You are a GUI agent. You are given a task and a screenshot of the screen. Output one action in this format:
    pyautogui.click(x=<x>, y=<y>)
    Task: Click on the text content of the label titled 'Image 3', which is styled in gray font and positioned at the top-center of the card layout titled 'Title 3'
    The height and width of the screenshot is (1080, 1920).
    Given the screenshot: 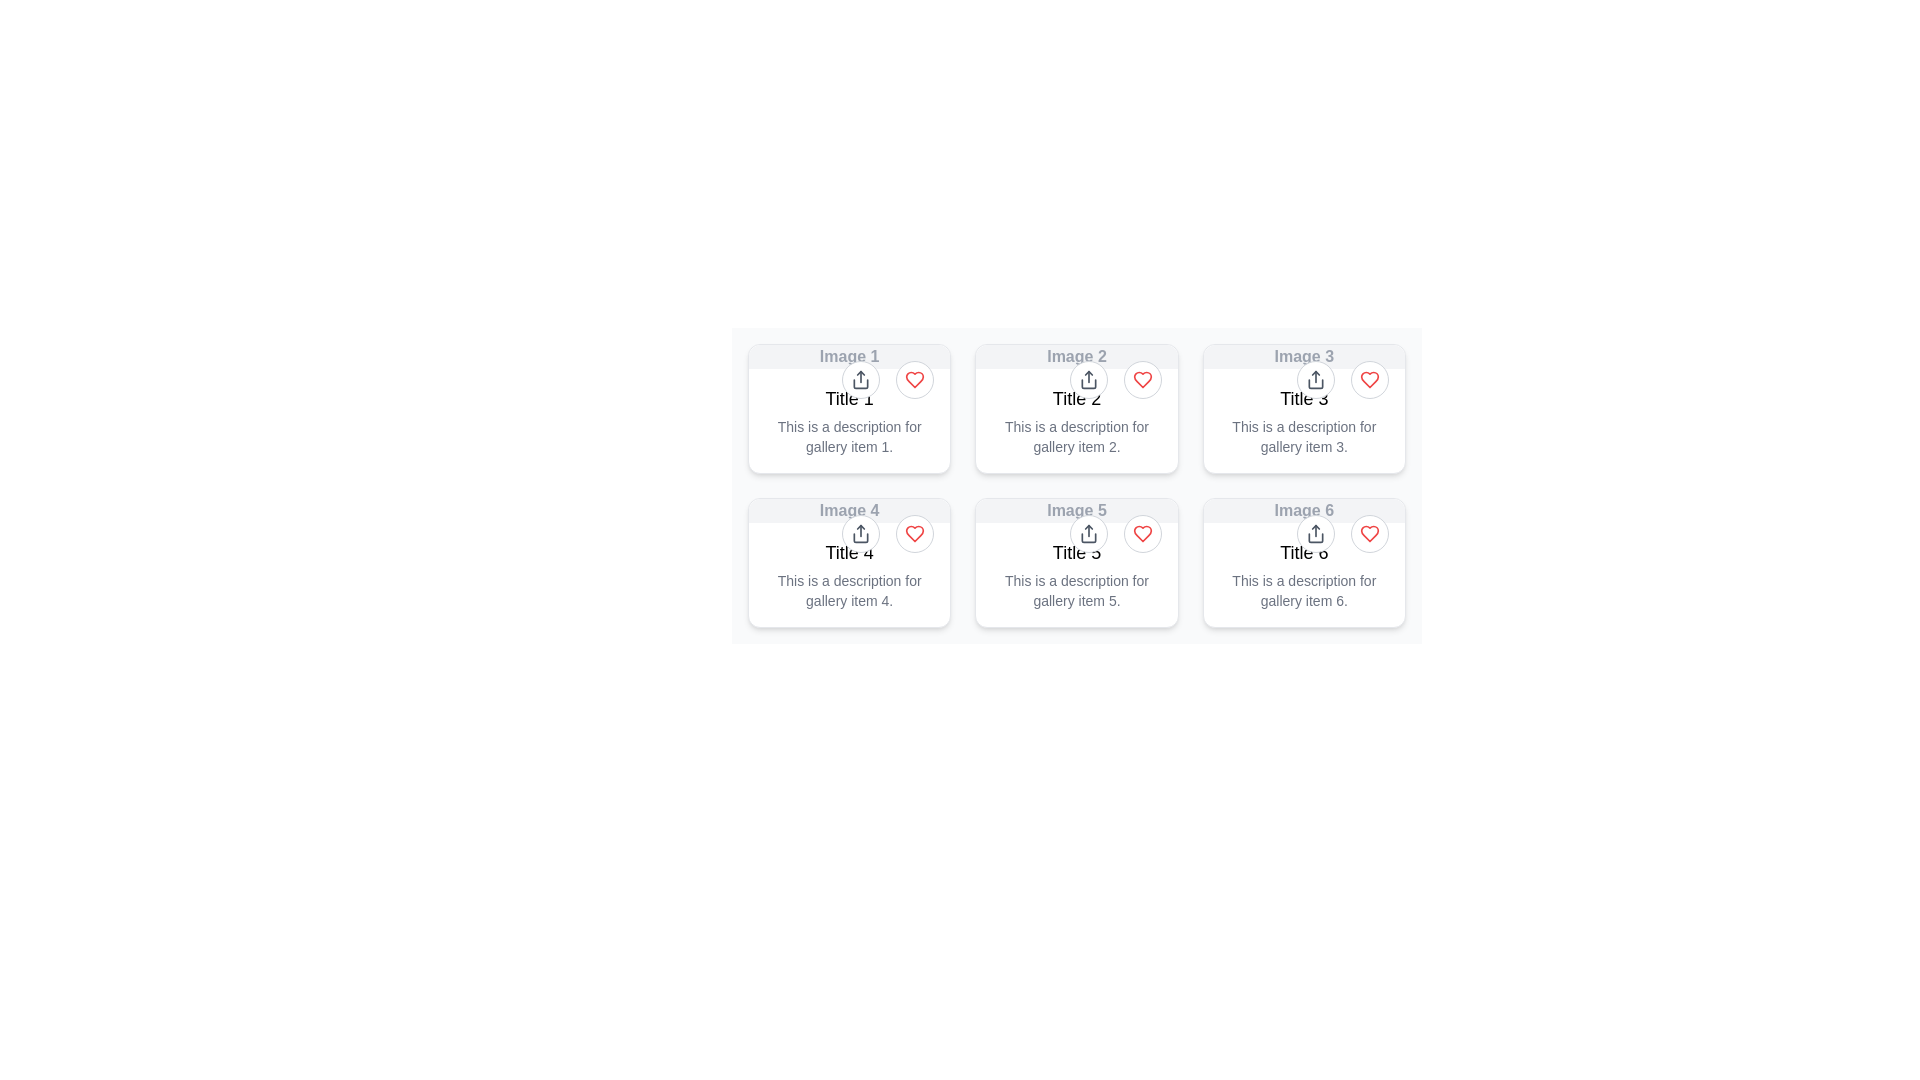 What is the action you would take?
    pyautogui.click(x=1304, y=356)
    